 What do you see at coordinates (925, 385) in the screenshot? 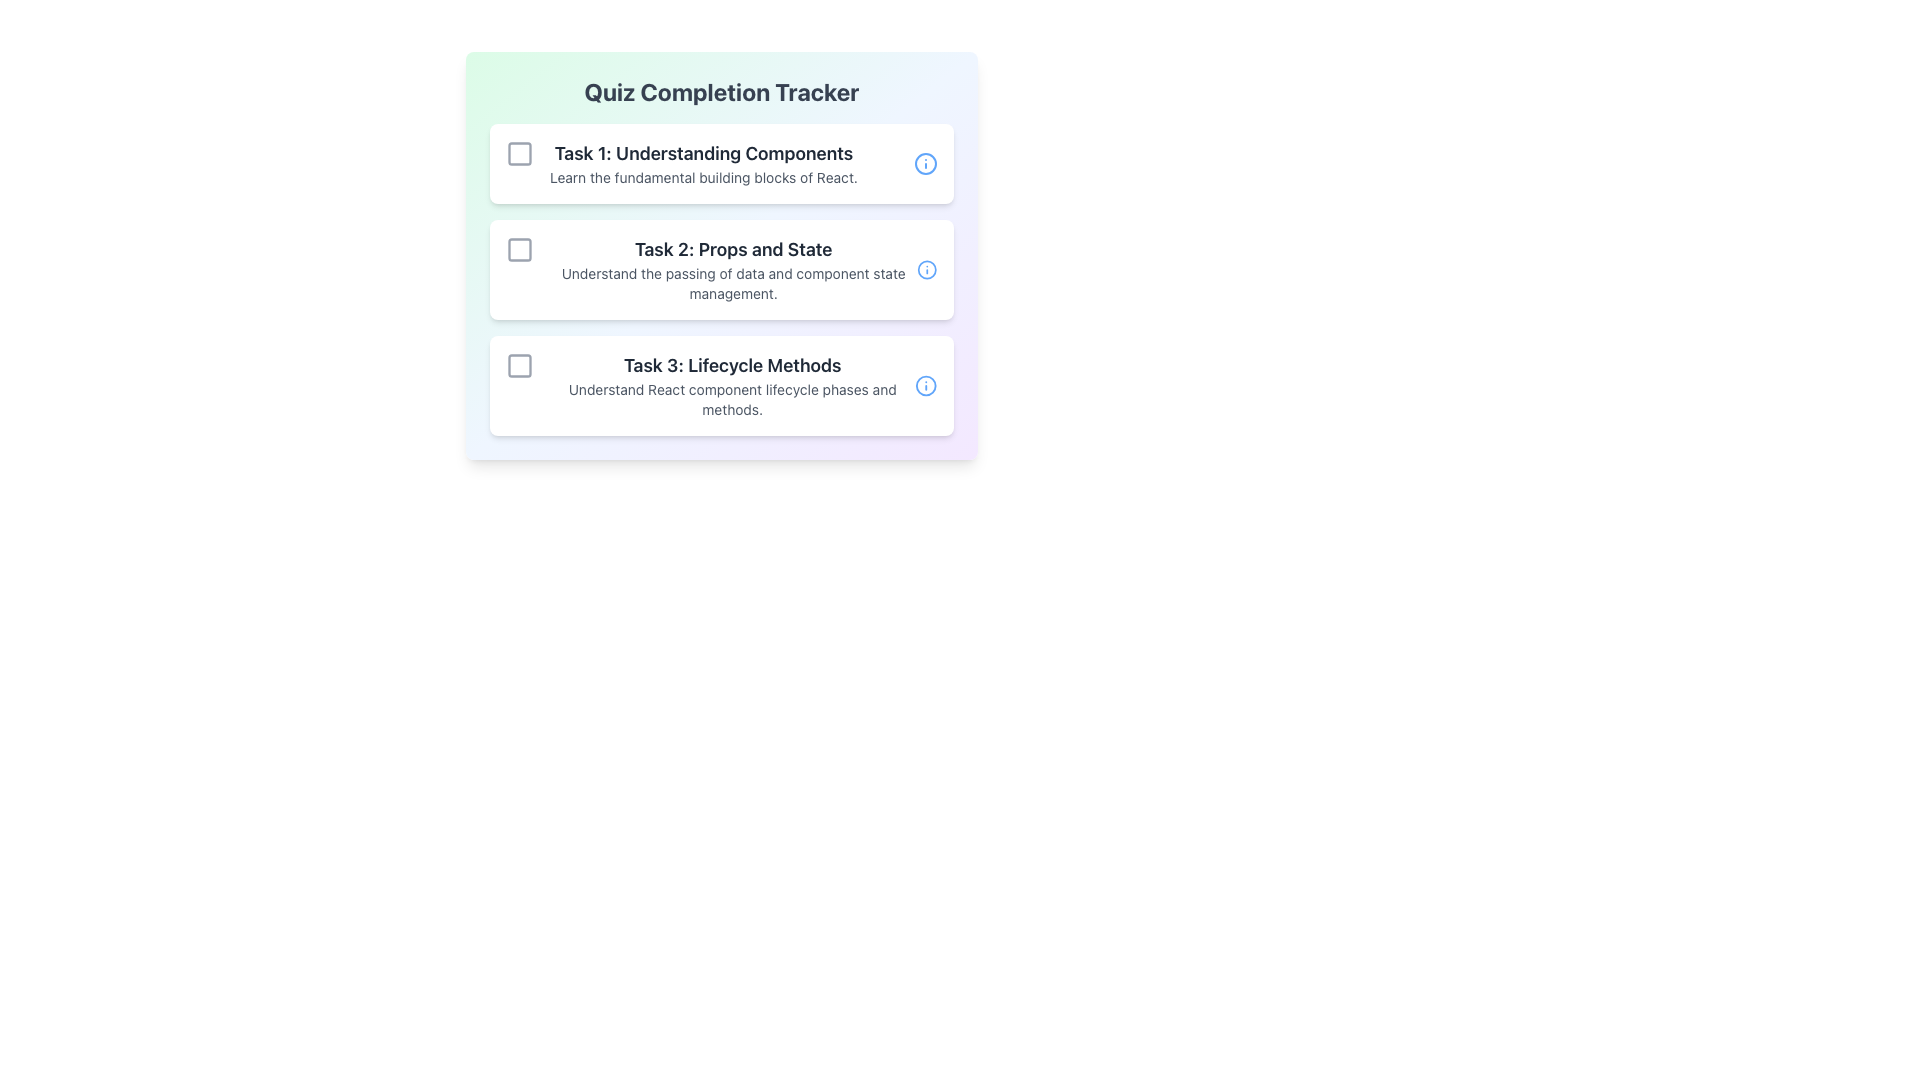
I see `the blue circular SVG icon located beside the text 'Task 3: Lifecycle Methods', which is the central circle within the icon` at bounding box center [925, 385].